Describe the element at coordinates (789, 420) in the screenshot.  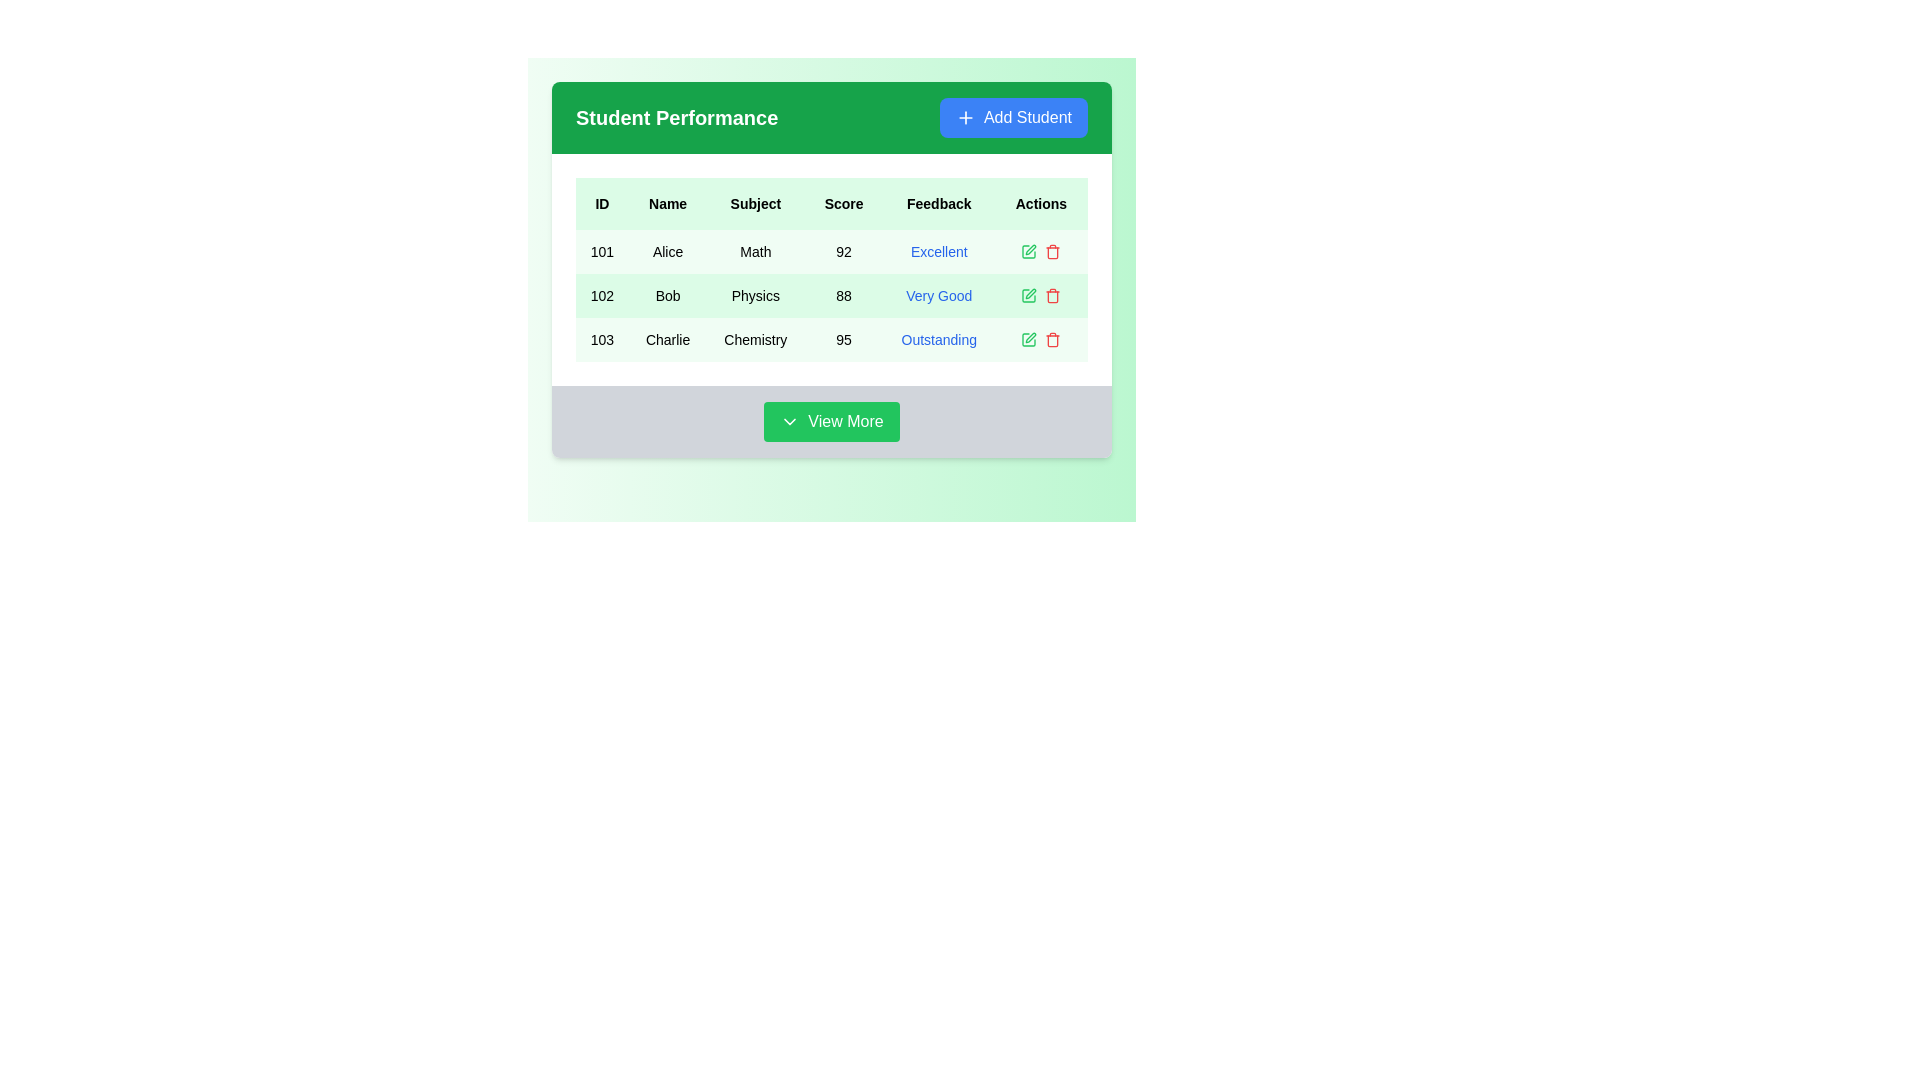
I see `the downward-pointing chevron icon that is part of the 'View More' button, positioned slightly to the left of the button text` at that location.